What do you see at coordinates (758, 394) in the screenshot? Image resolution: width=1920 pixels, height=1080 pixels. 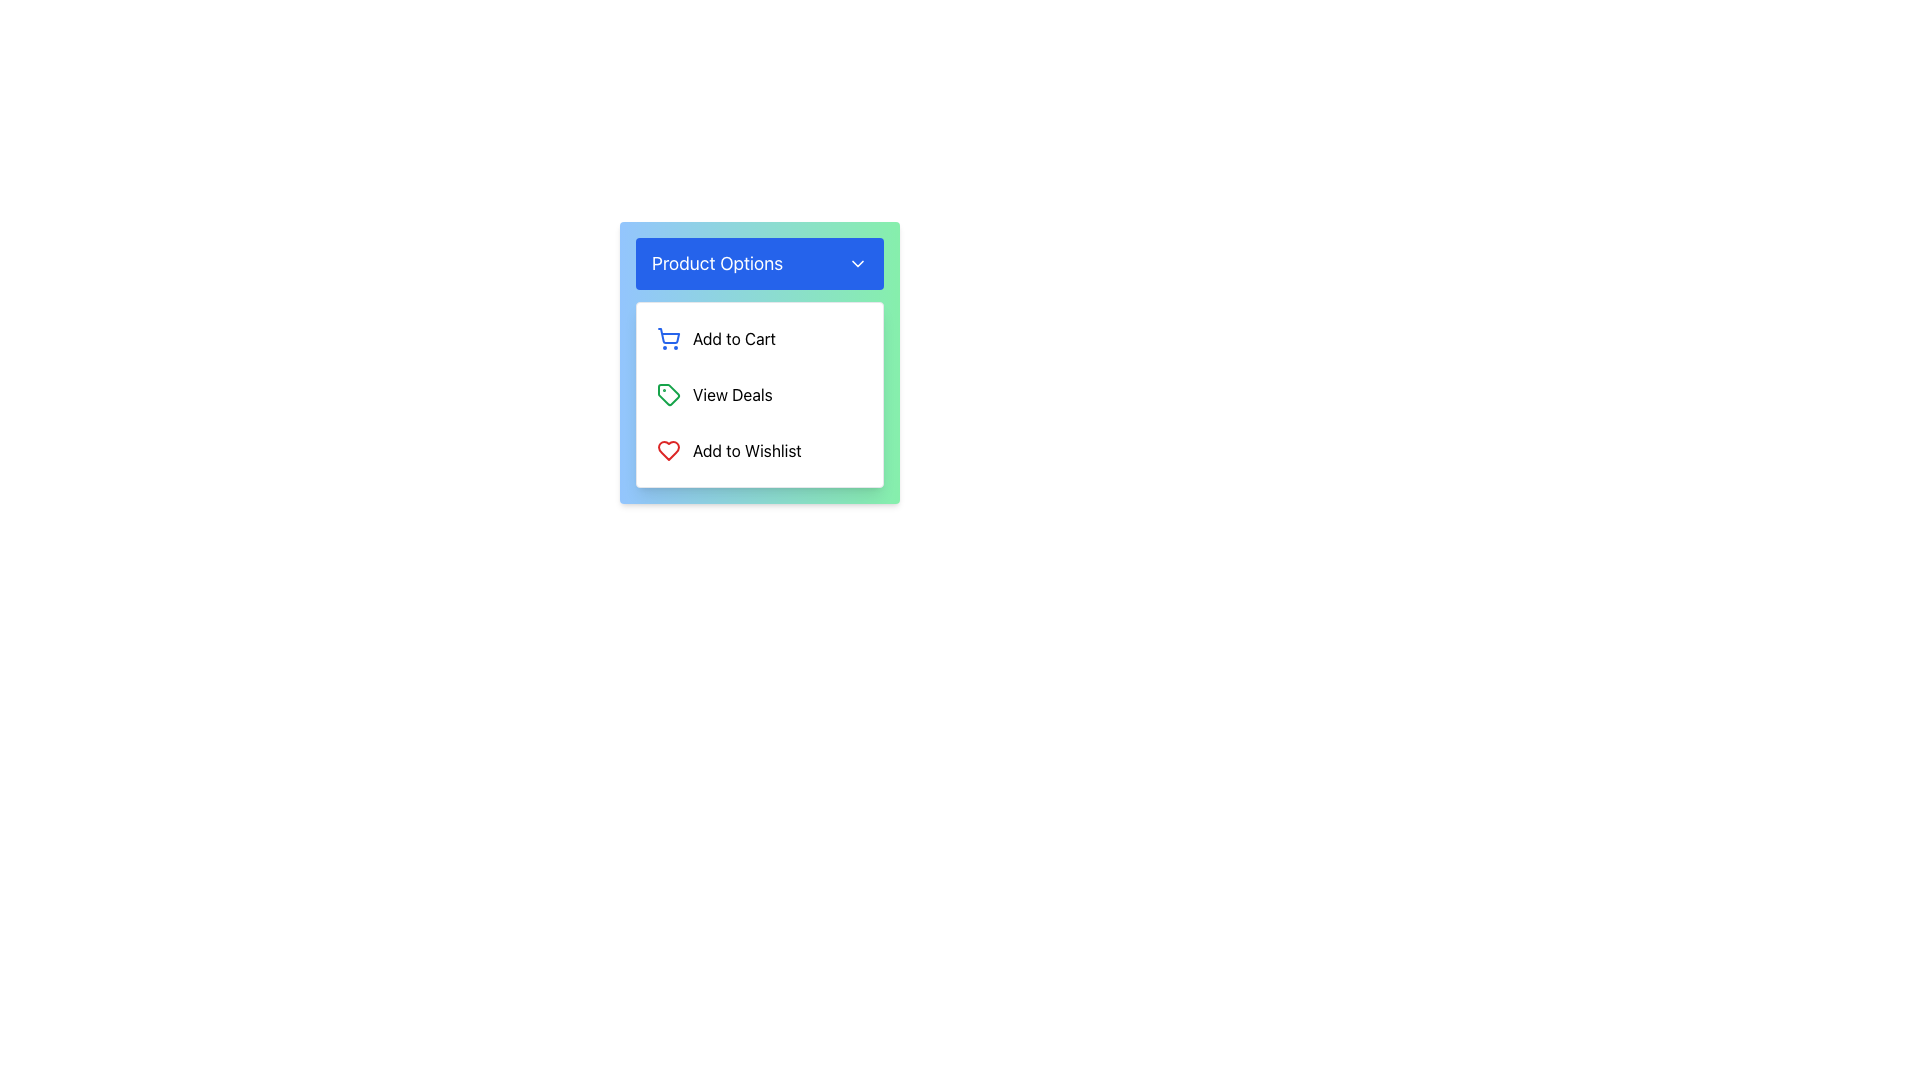 I see `the vertical menu item located at the center of the dropdown menu under the 'Product Options' button` at bounding box center [758, 394].